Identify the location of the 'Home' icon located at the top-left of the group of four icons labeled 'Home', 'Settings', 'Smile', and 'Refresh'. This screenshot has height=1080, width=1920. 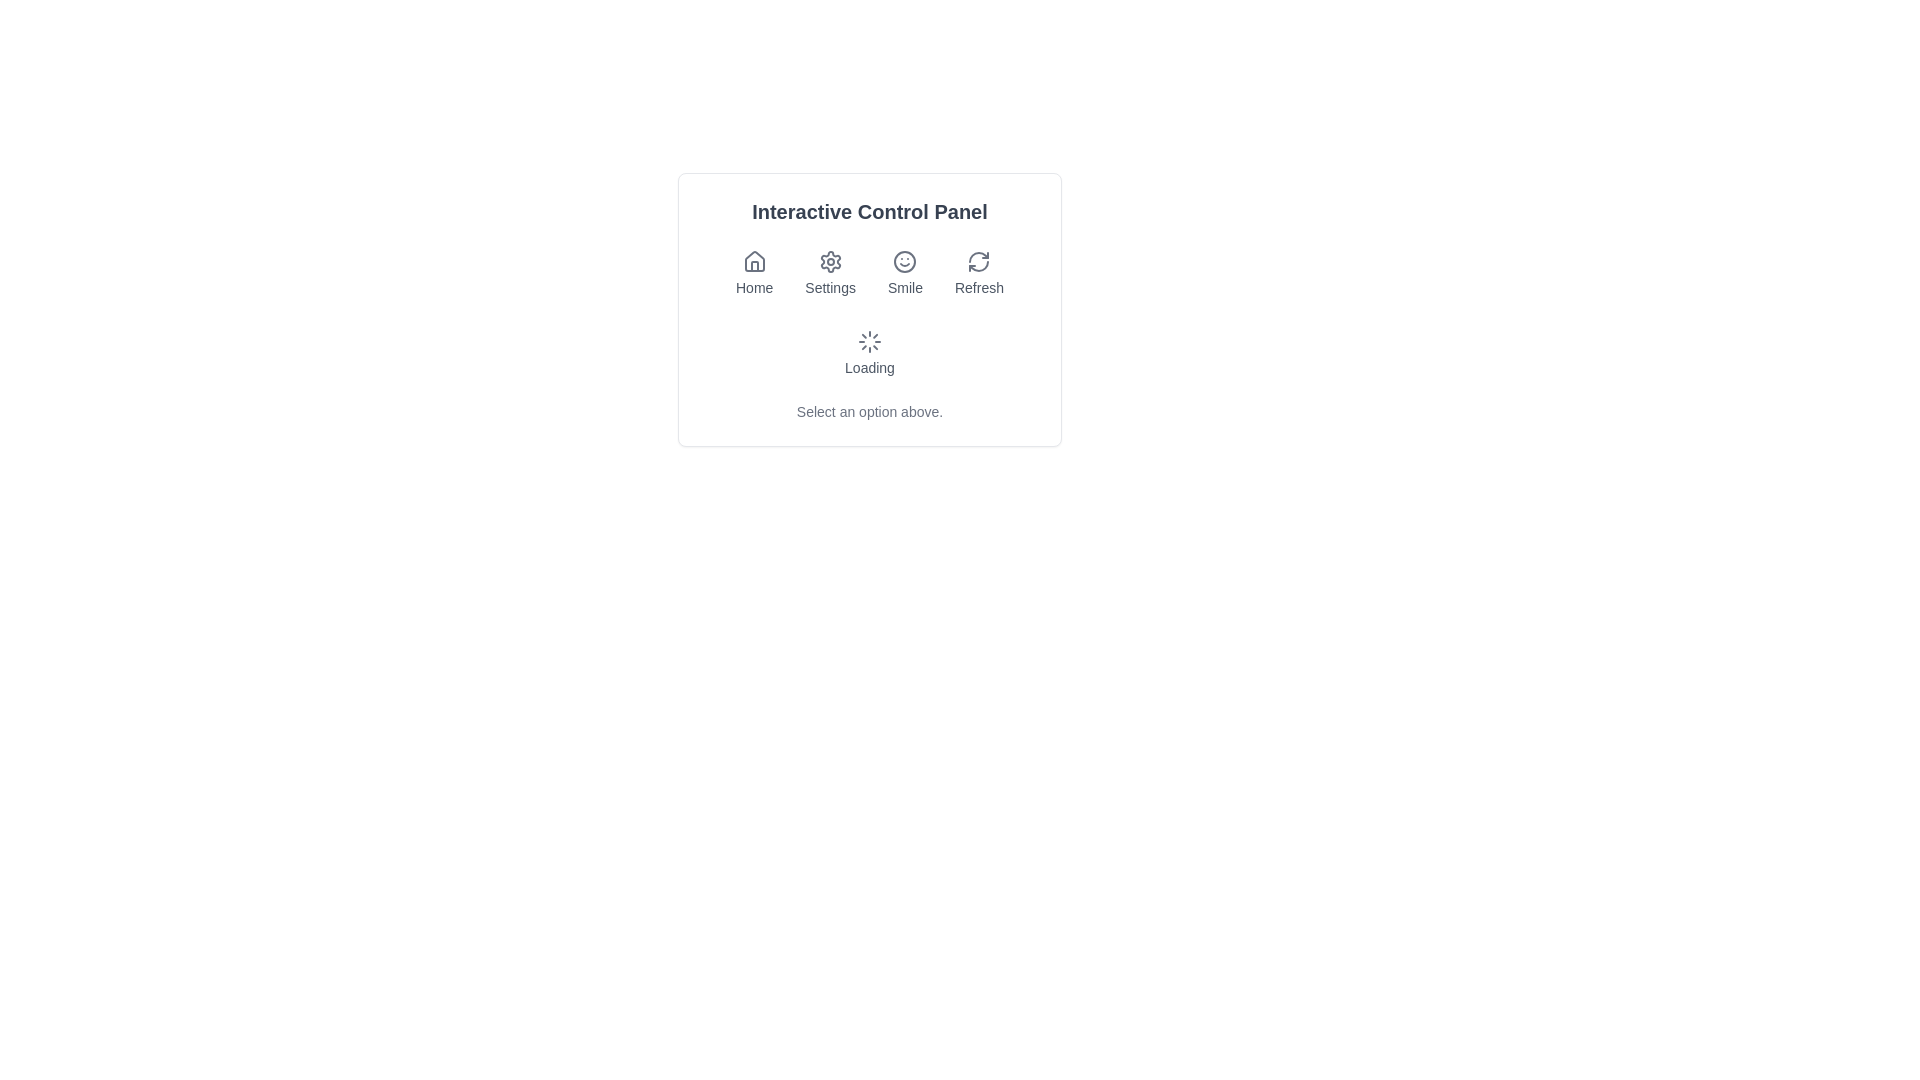
(753, 260).